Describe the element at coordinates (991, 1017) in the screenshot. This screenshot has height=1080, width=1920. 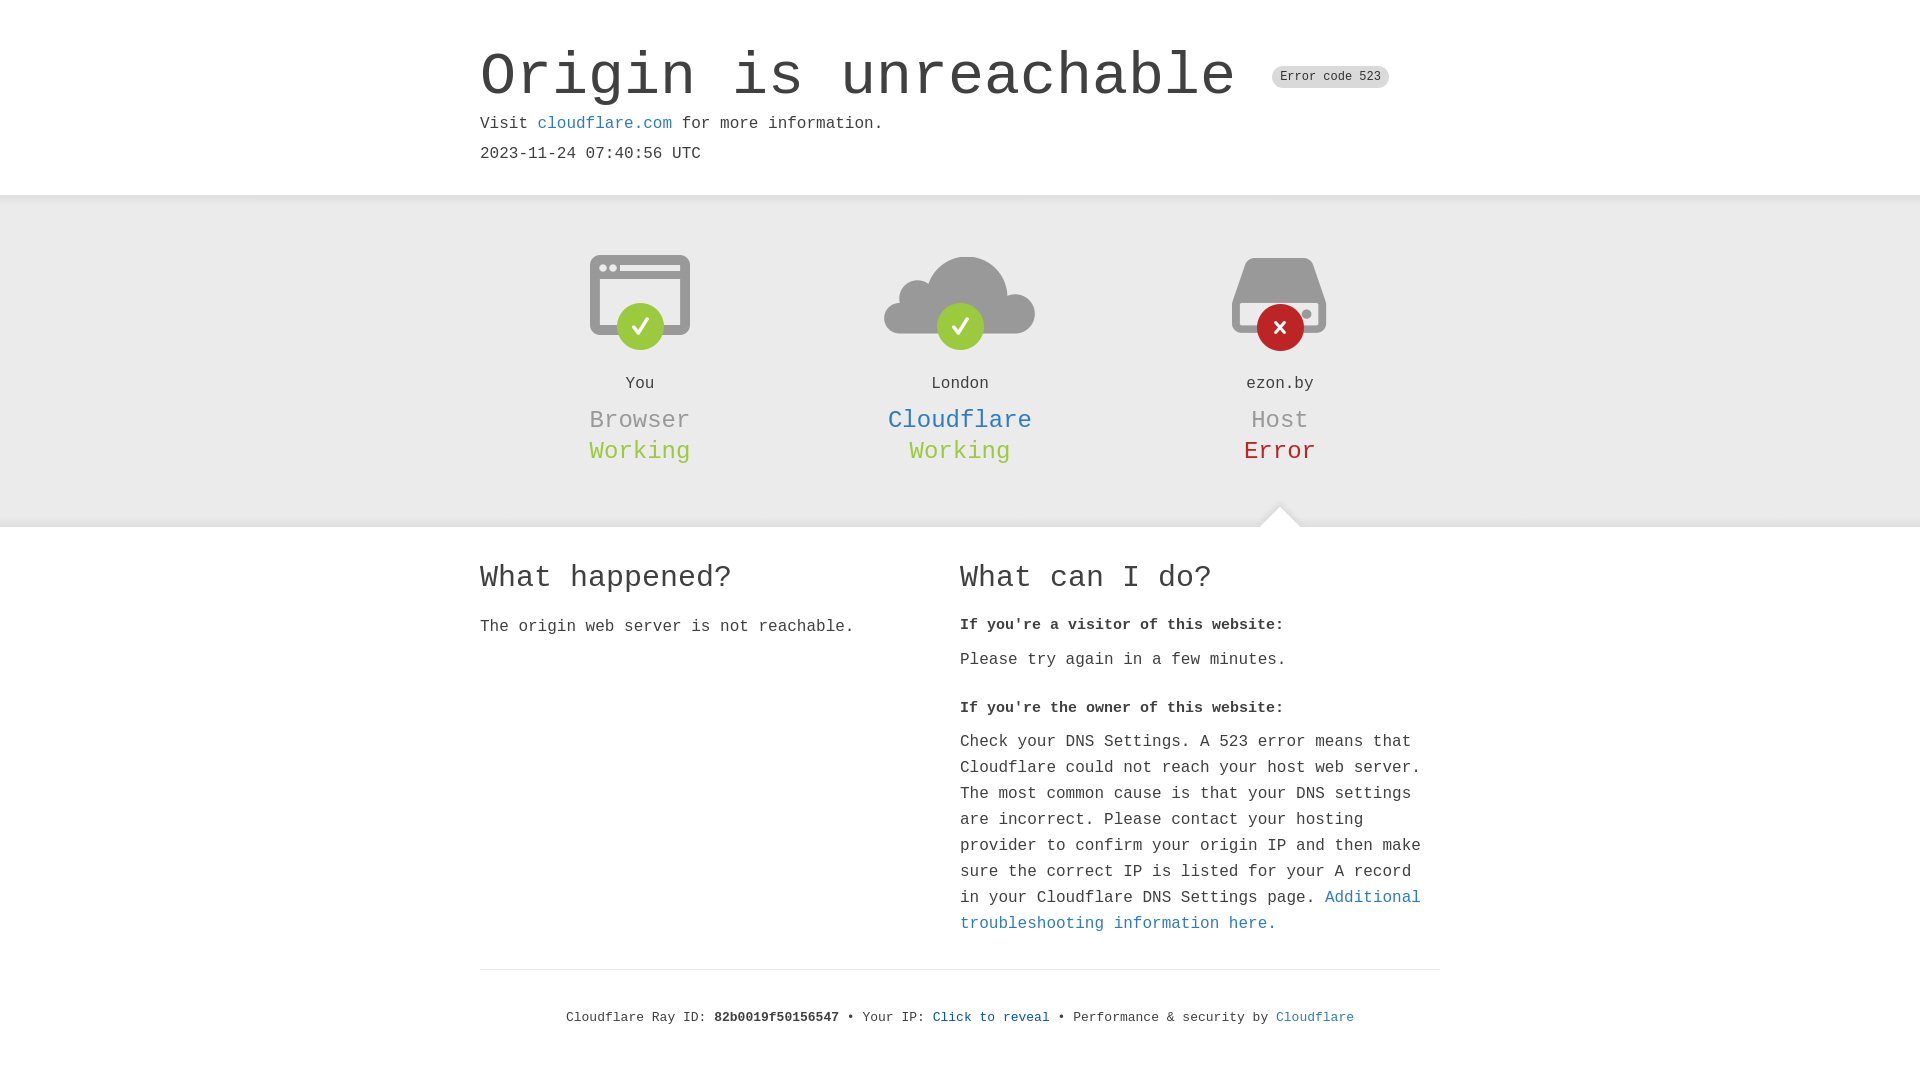
I see `'Click to reveal'` at that location.